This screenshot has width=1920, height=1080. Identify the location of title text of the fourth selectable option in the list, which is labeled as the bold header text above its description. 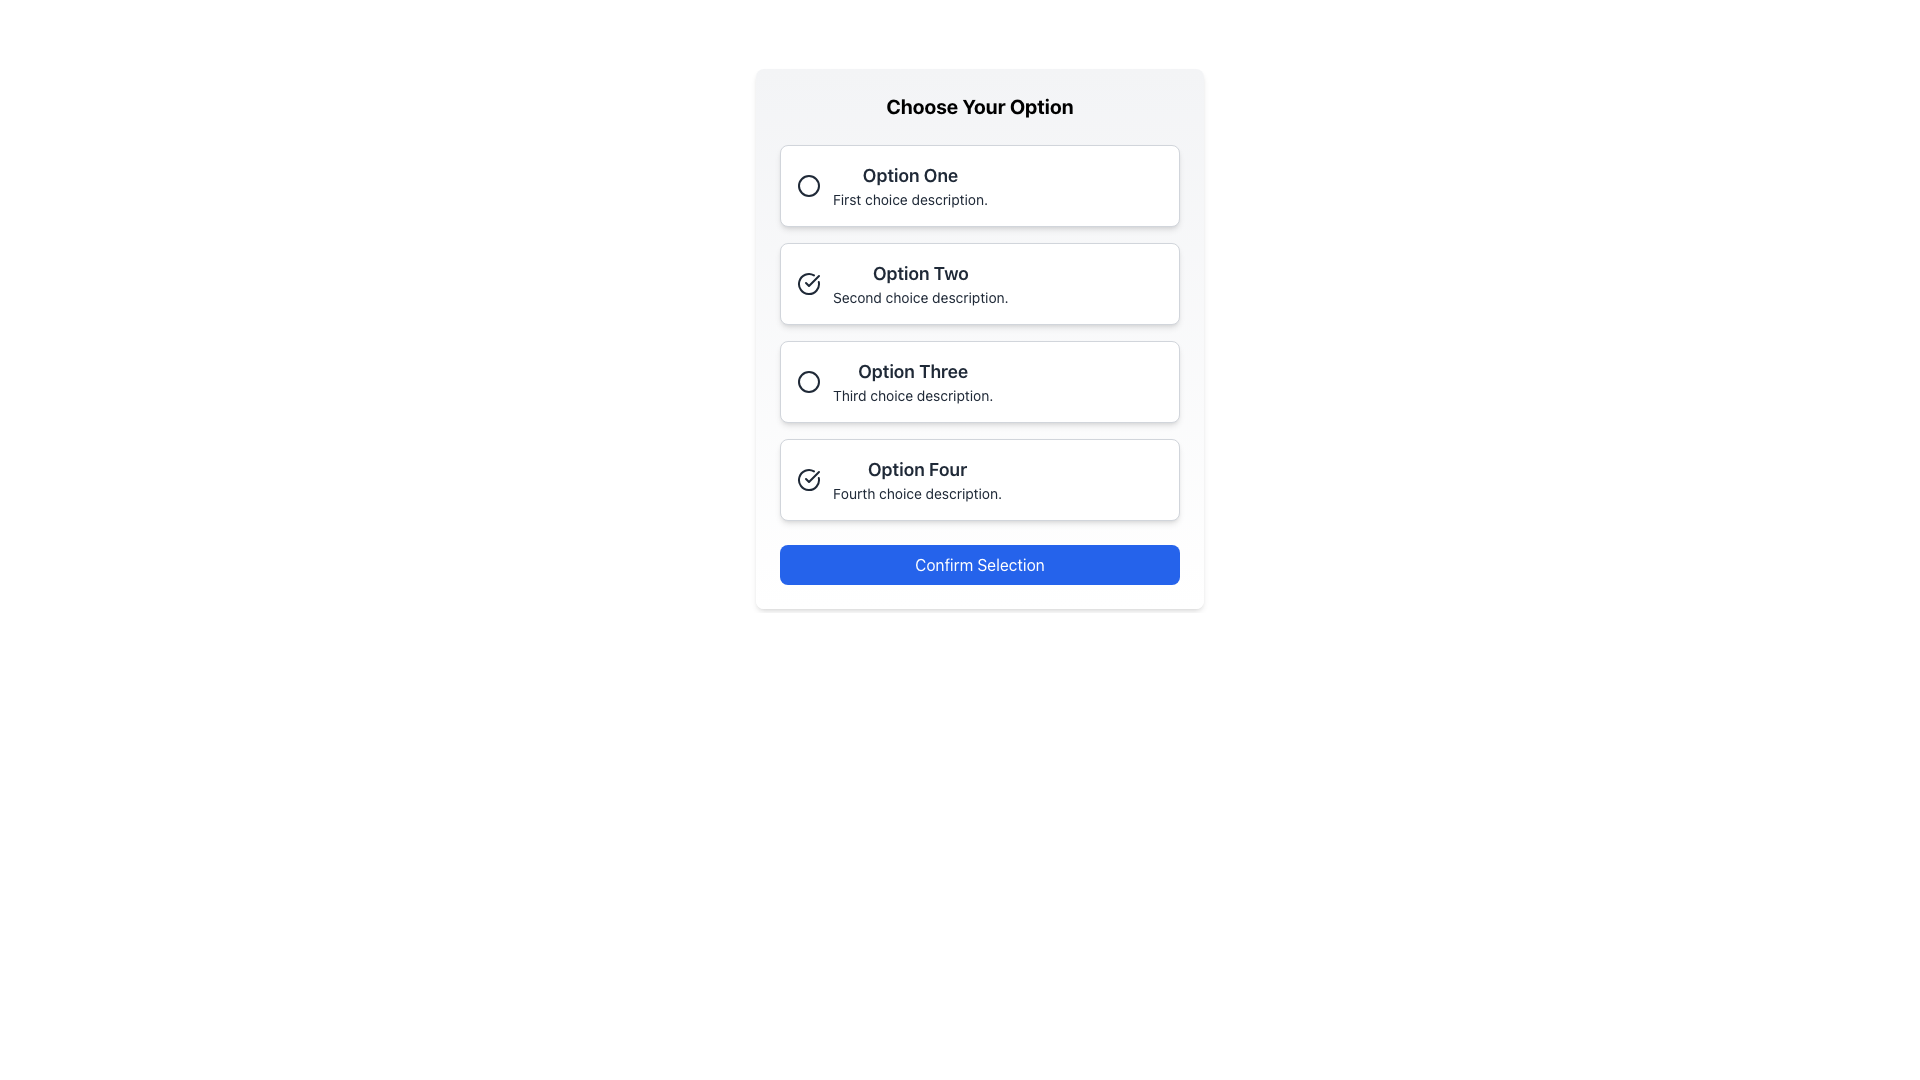
(916, 470).